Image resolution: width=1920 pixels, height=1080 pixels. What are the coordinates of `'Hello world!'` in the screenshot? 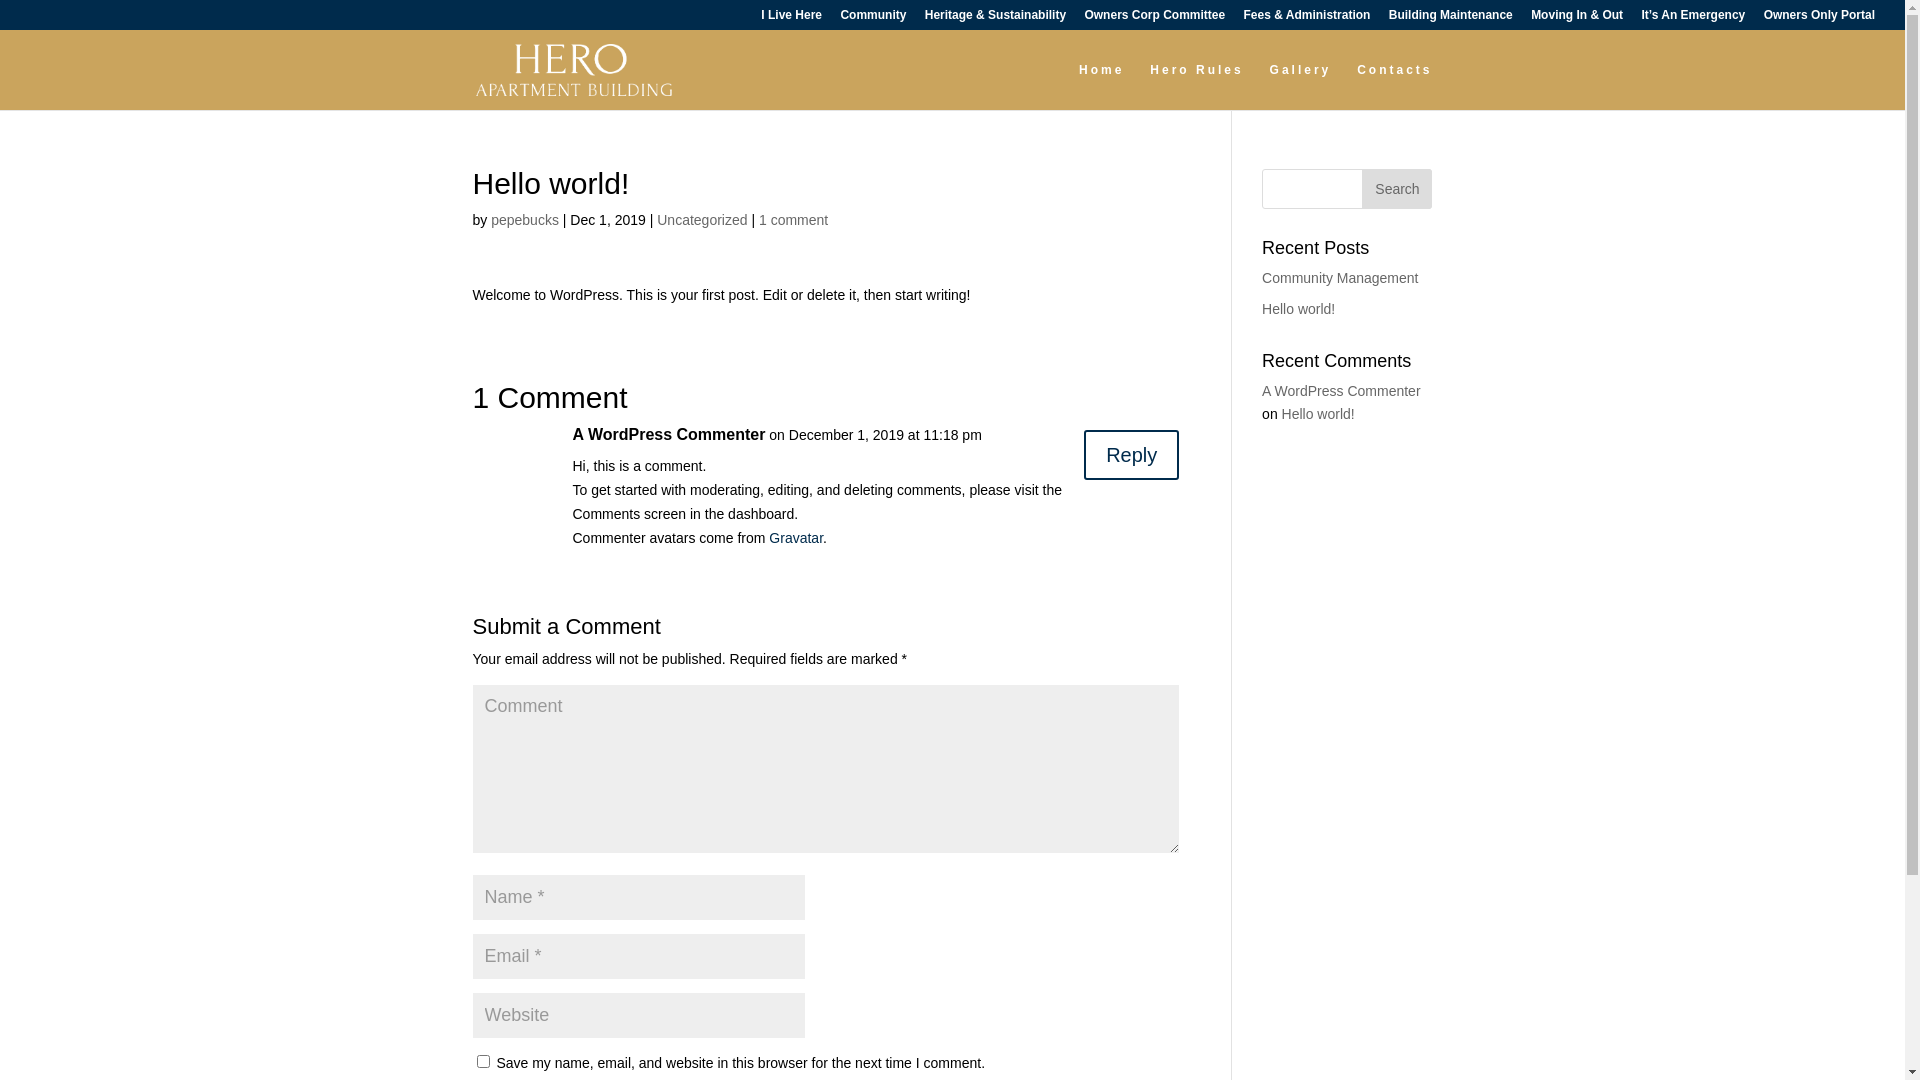 It's located at (1298, 308).